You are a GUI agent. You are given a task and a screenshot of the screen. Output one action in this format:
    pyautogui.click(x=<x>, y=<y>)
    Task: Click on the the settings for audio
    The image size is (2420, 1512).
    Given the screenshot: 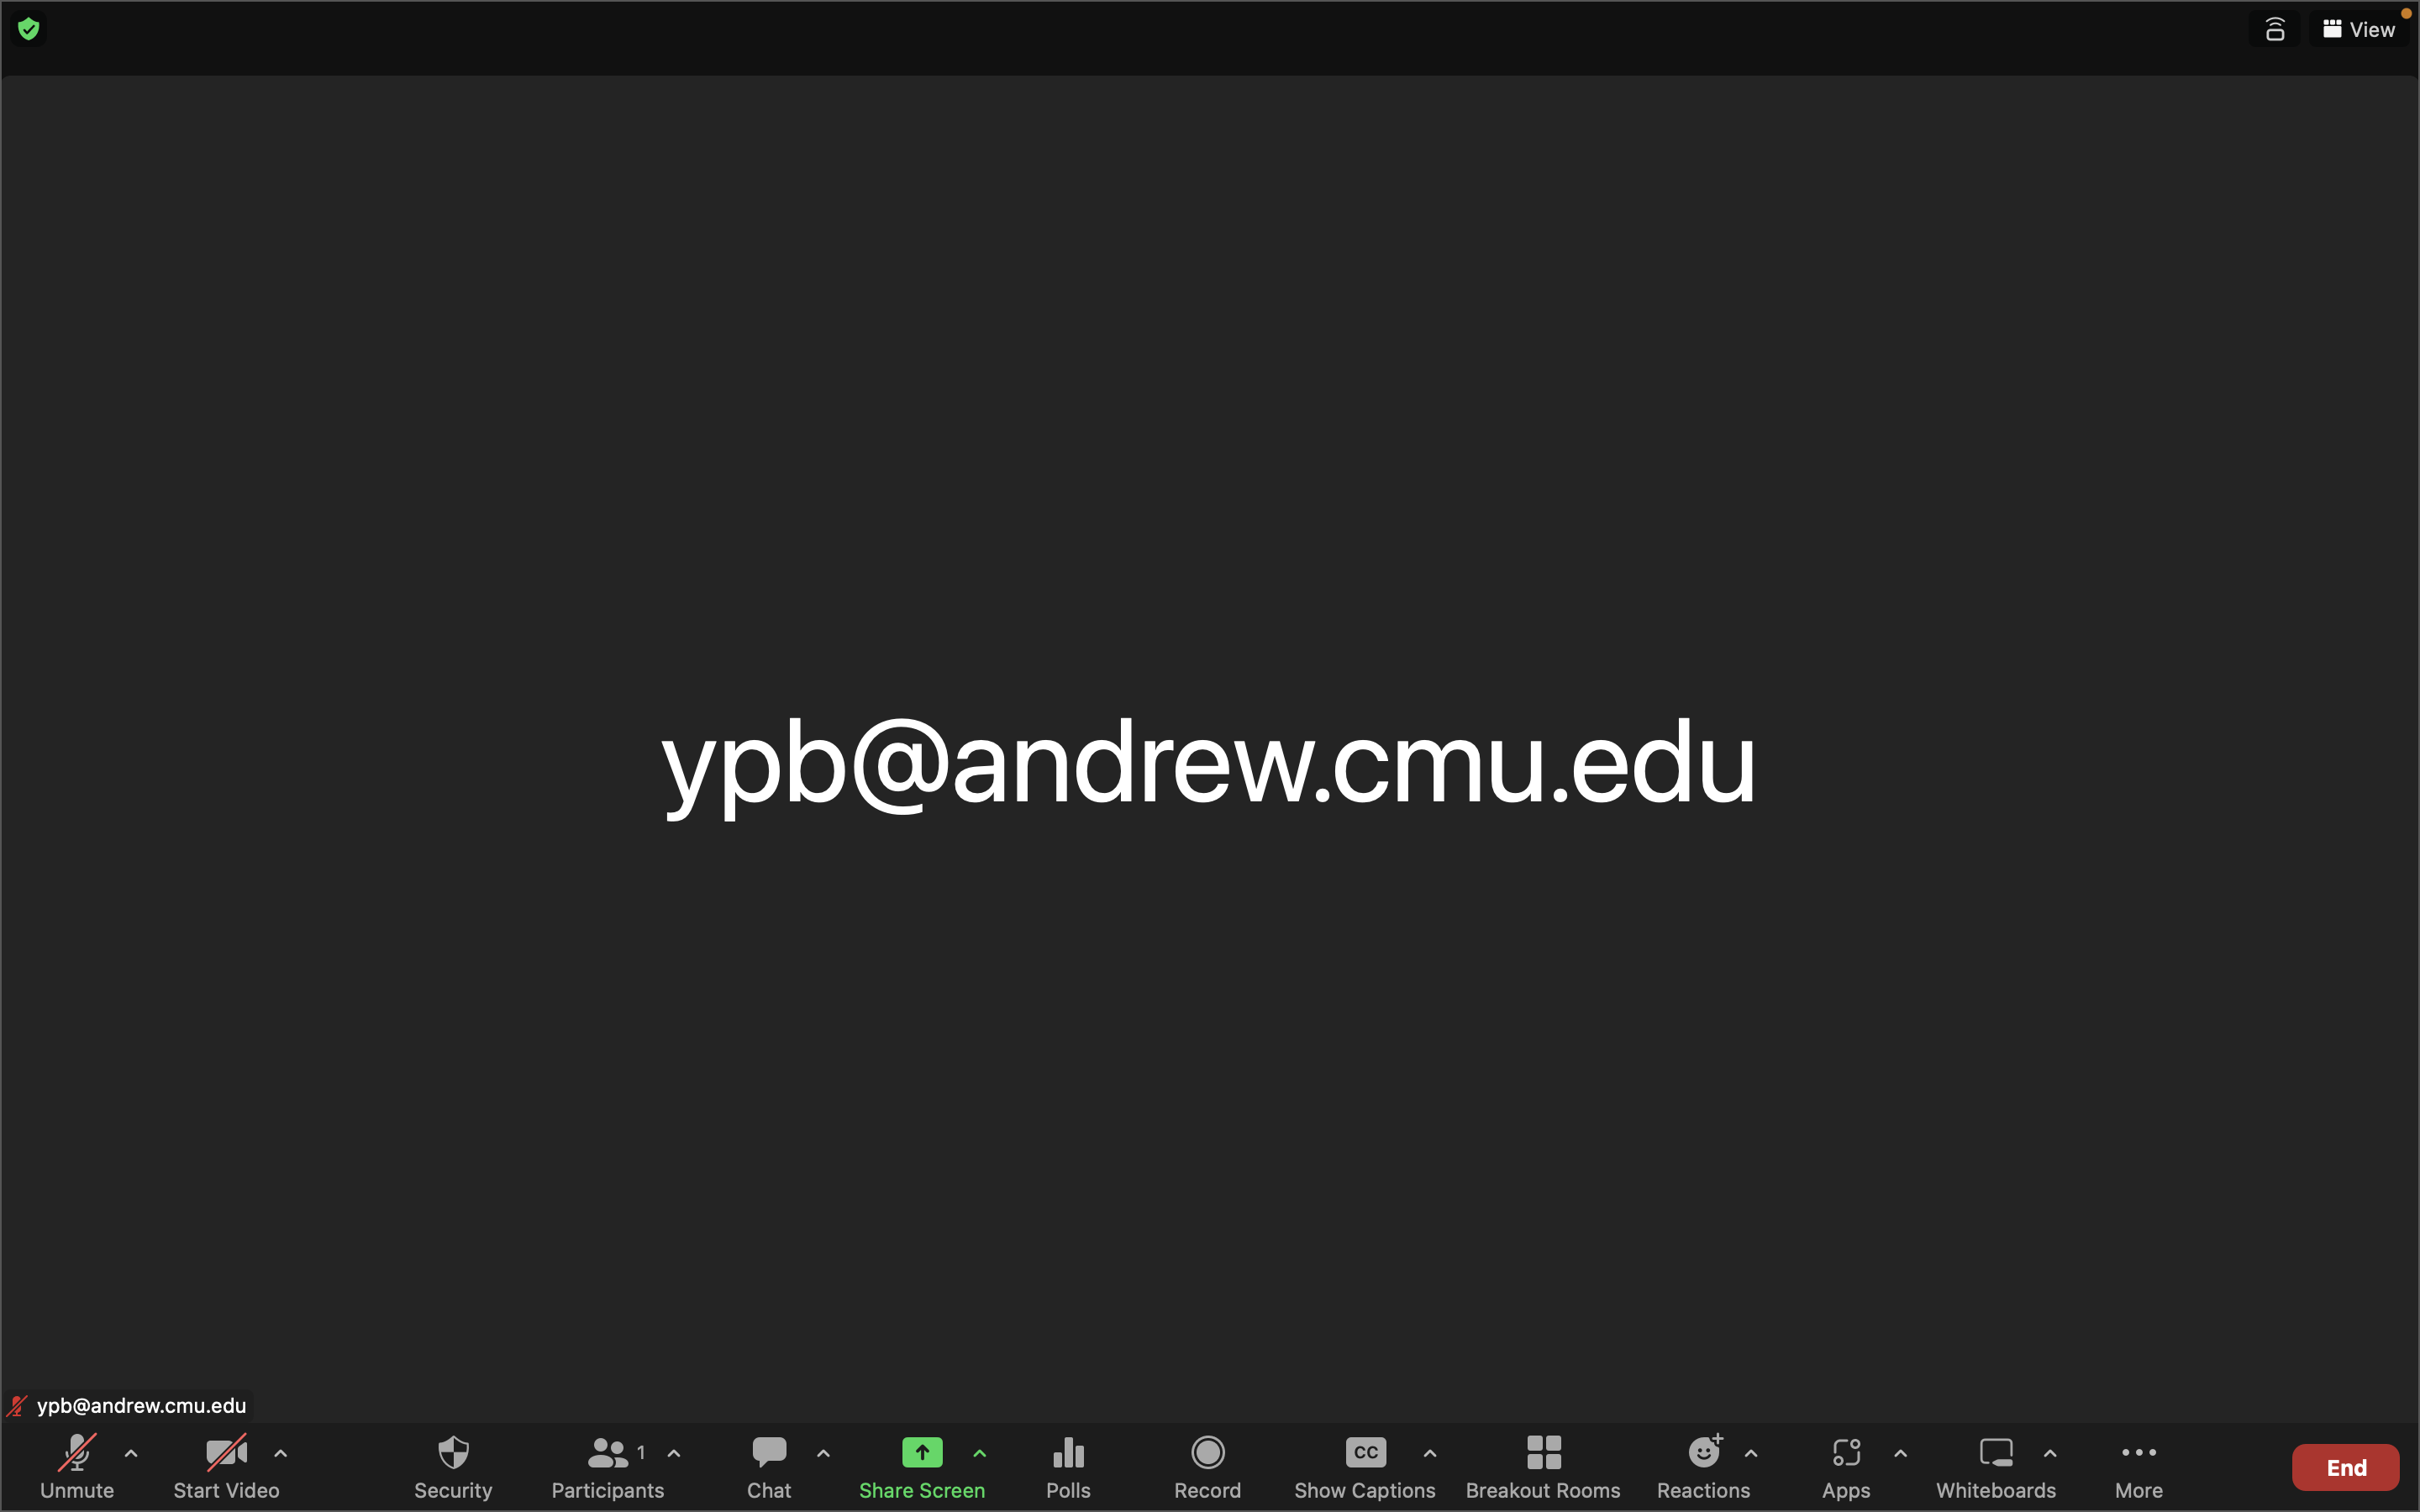 What is the action you would take?
    pyautogui.click(x=130, y=1461)
    